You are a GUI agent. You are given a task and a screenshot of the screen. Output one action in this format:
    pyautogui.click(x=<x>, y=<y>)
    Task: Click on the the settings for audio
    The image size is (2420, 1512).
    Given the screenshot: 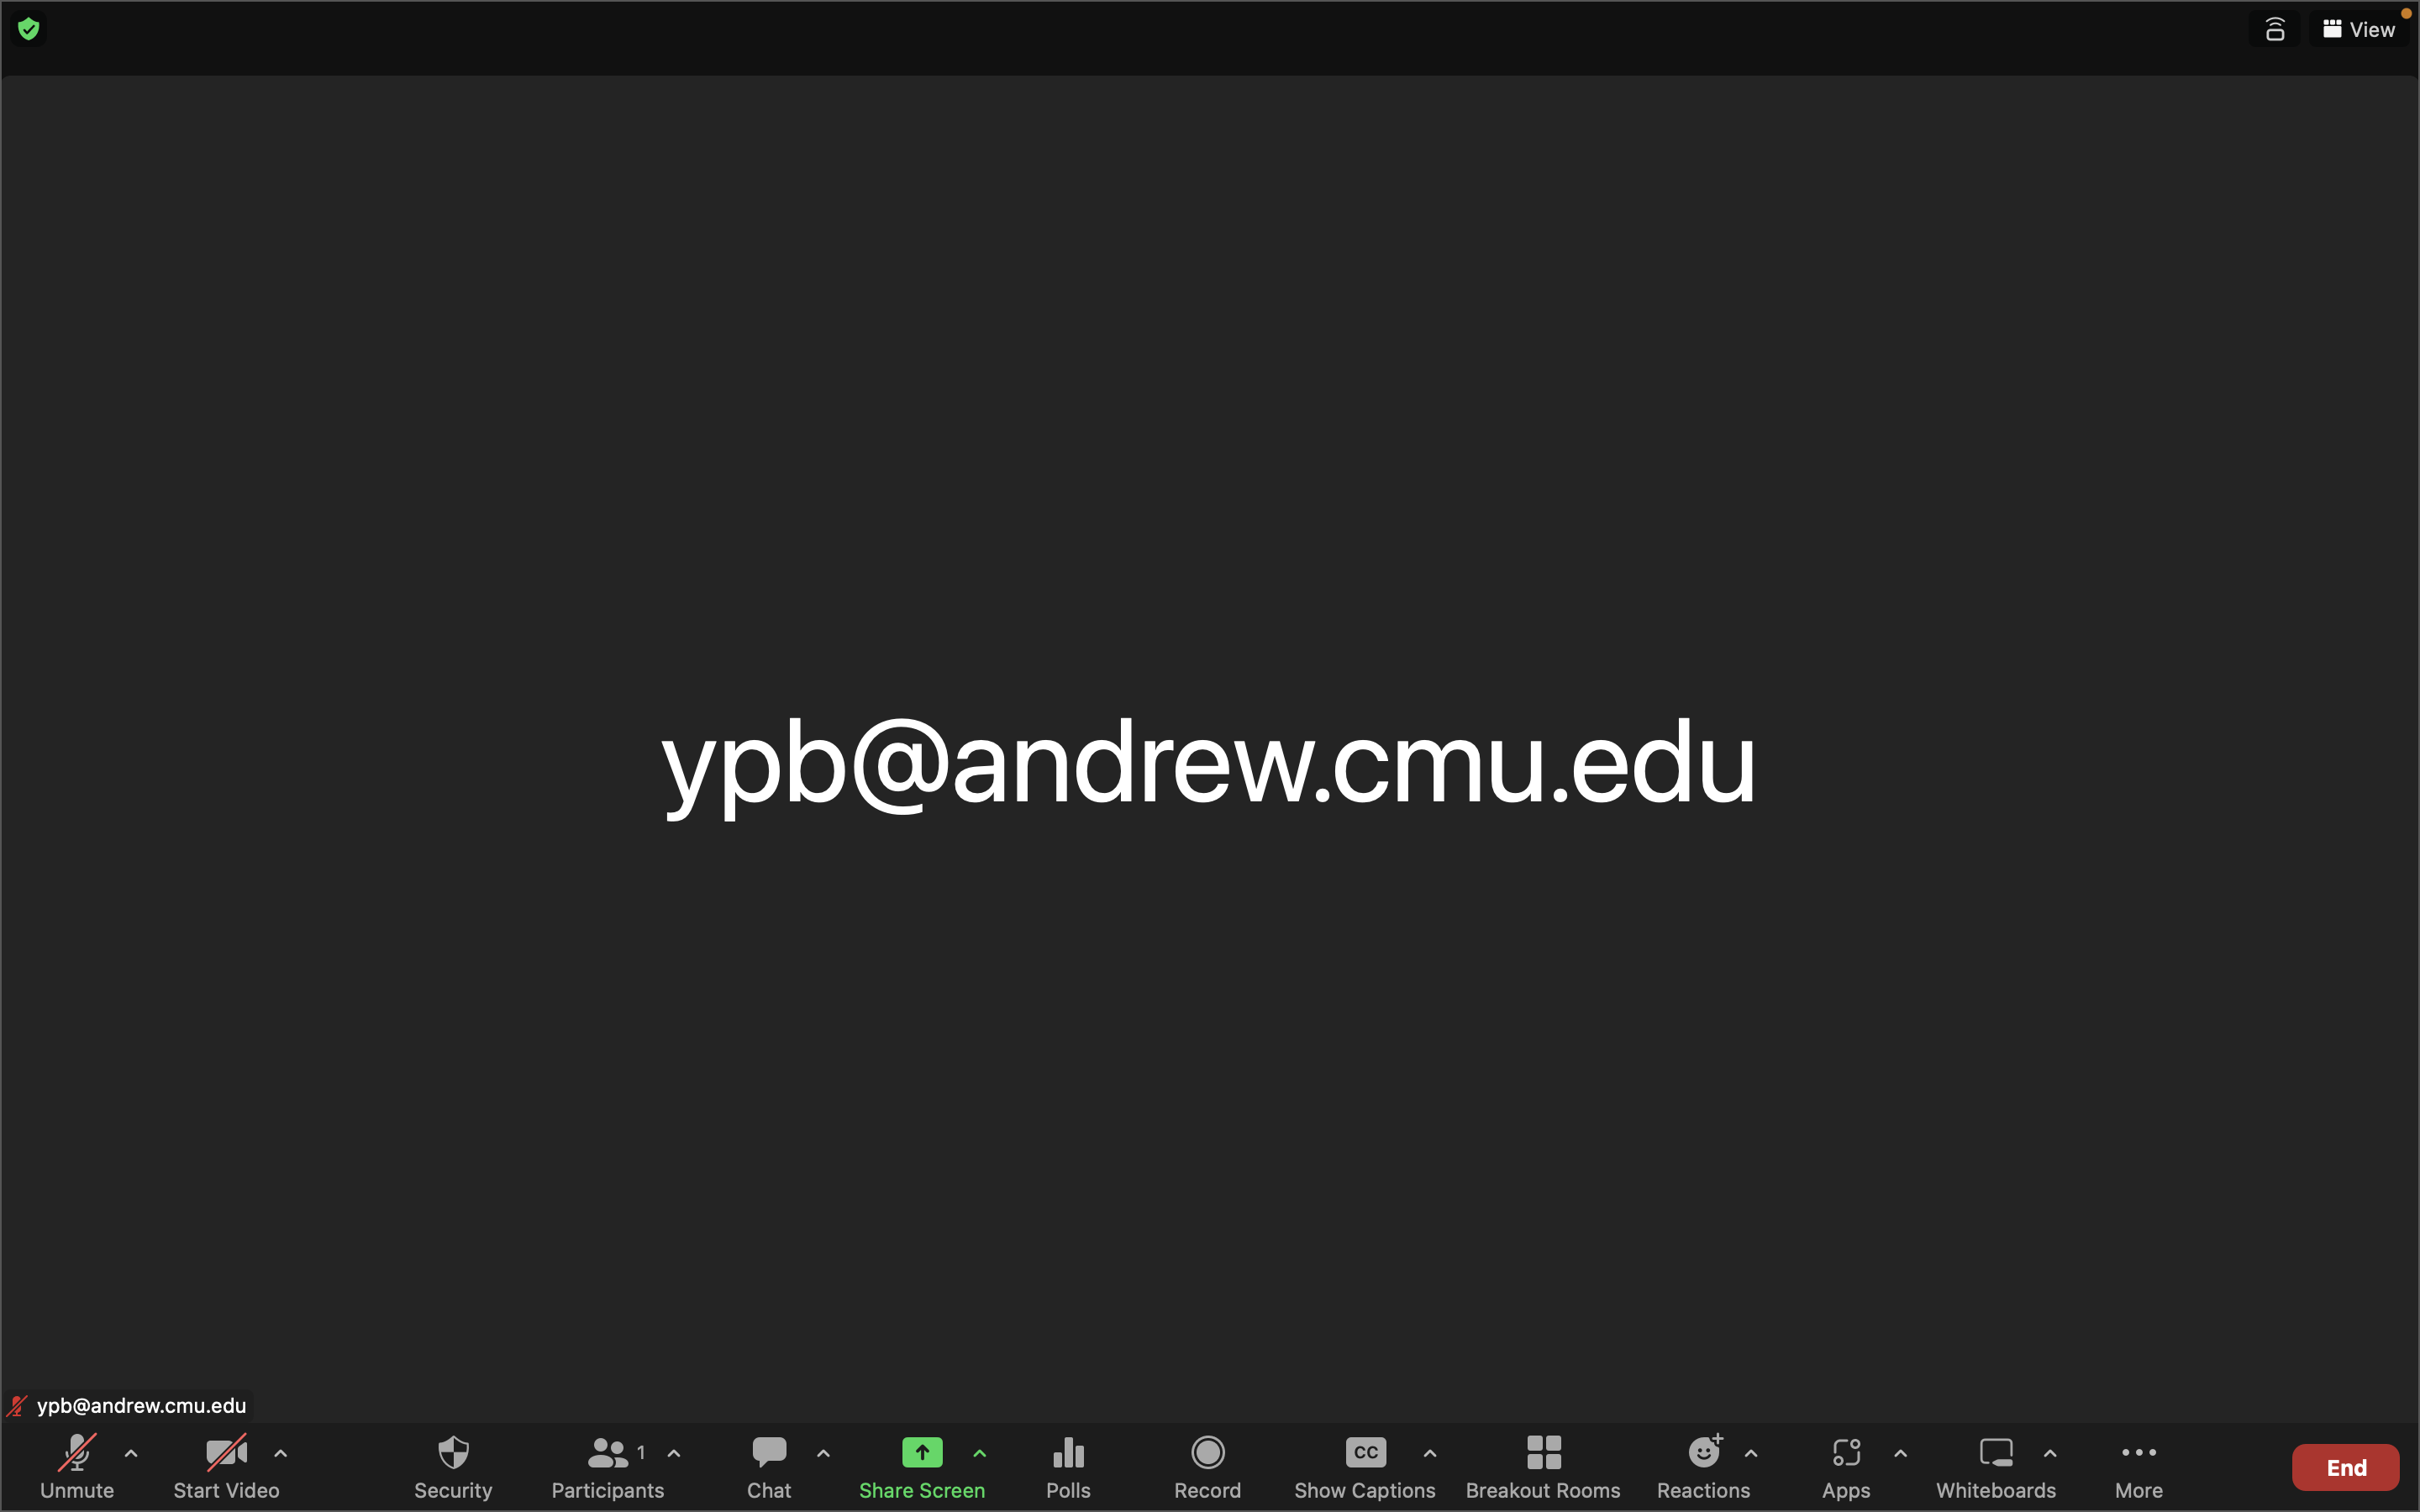 What is the action you would take?
    pyautogui.click(x=130, y=1461)
    